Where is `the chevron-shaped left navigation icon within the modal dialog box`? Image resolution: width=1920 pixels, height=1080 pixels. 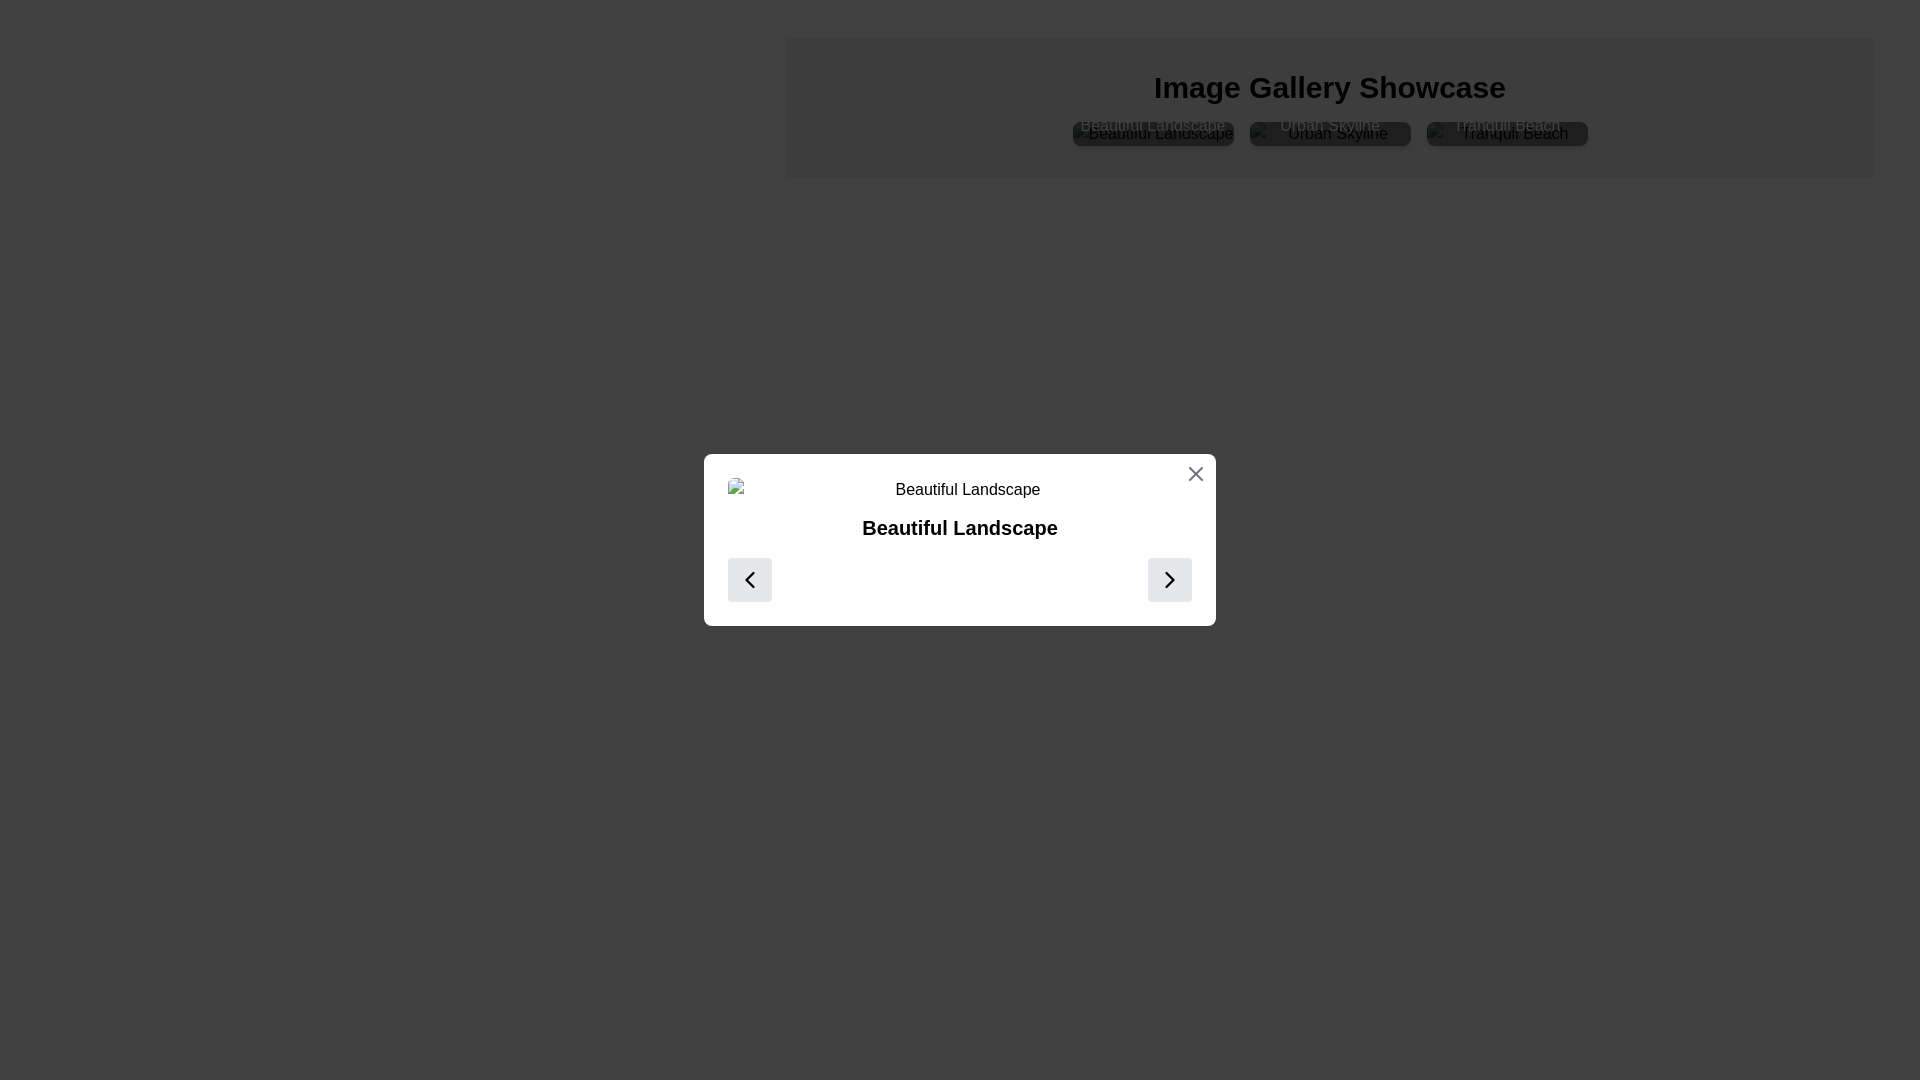 the chevron-shaped left navigation icon within the modal dialog box is located at coordinates (748, 579).